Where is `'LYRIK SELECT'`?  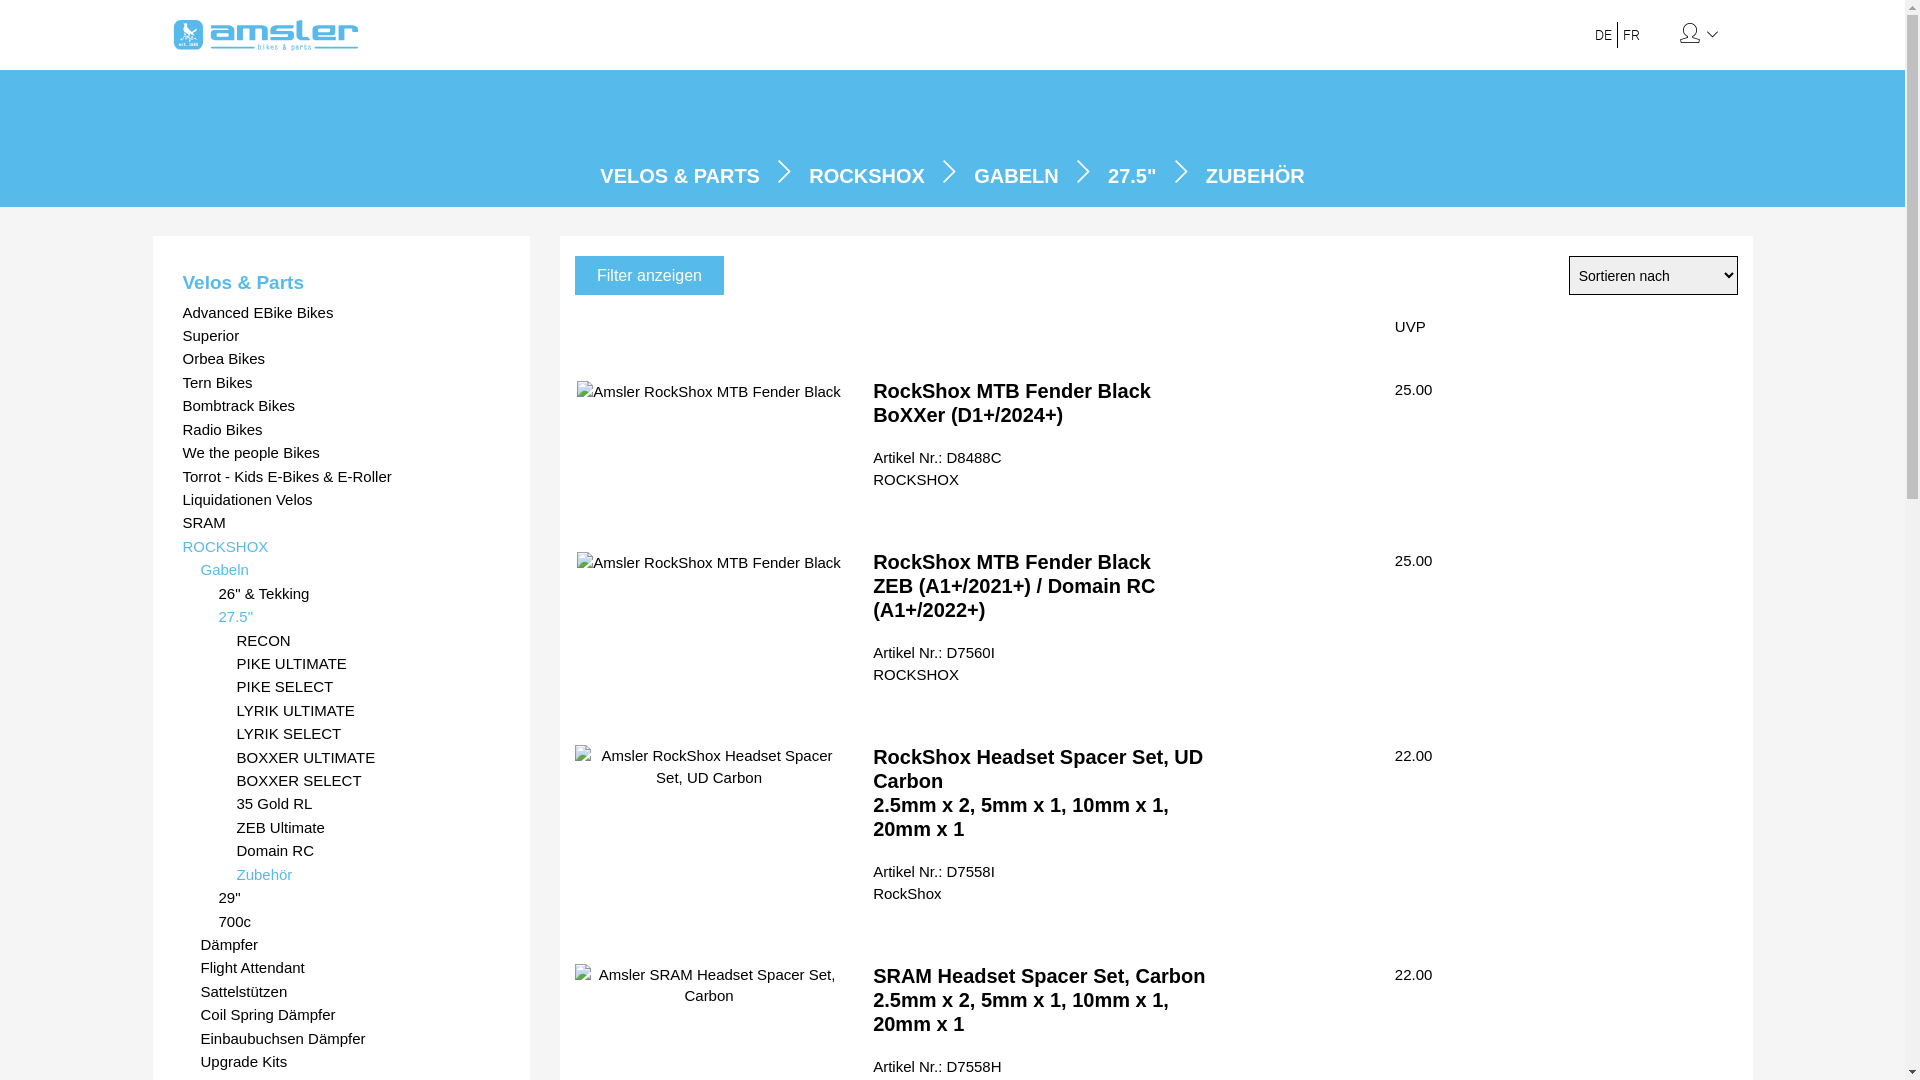 'LYRIK SELECT' is located at coordinates (235, 733).